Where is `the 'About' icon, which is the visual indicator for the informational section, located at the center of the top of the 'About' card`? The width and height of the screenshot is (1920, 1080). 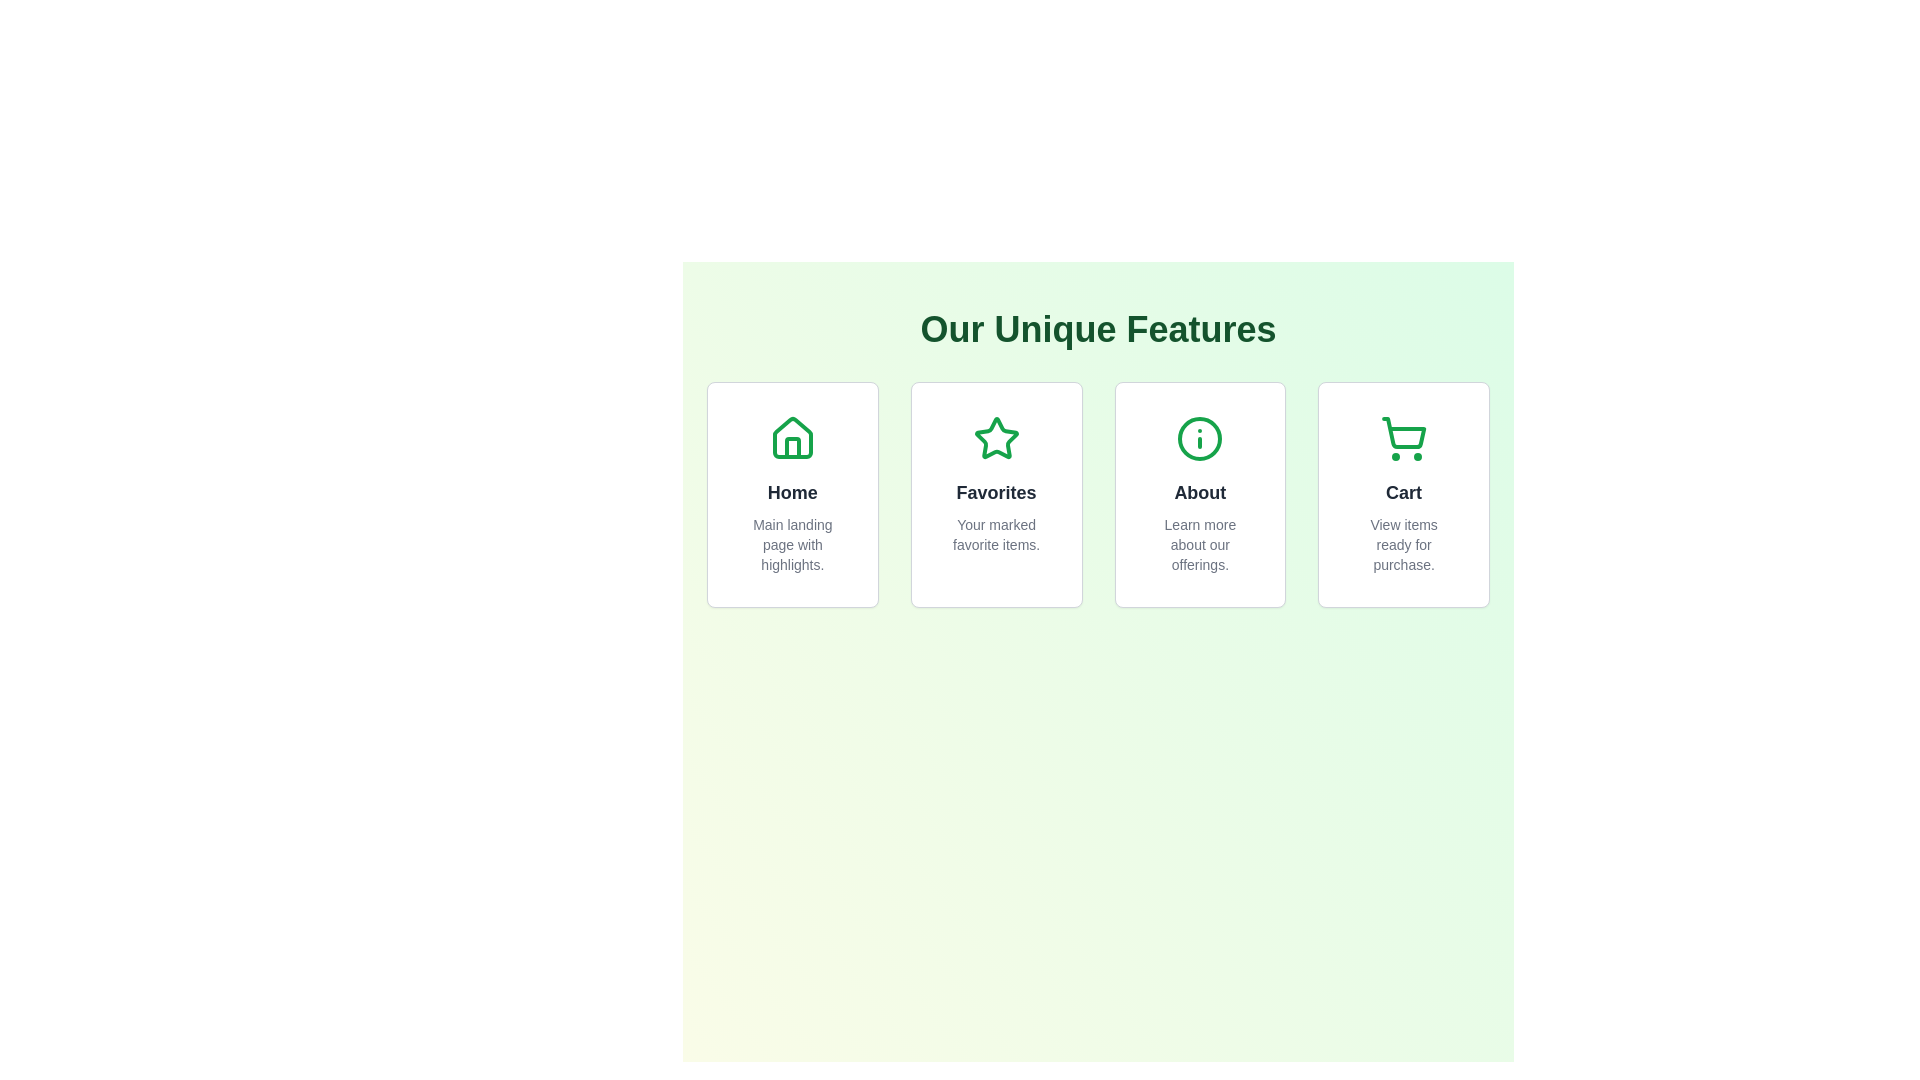 the 'About' icon, which is the visual indicator for the informational section, located at the center of the top of the 'About' card is located at coordinates (1200, 438).